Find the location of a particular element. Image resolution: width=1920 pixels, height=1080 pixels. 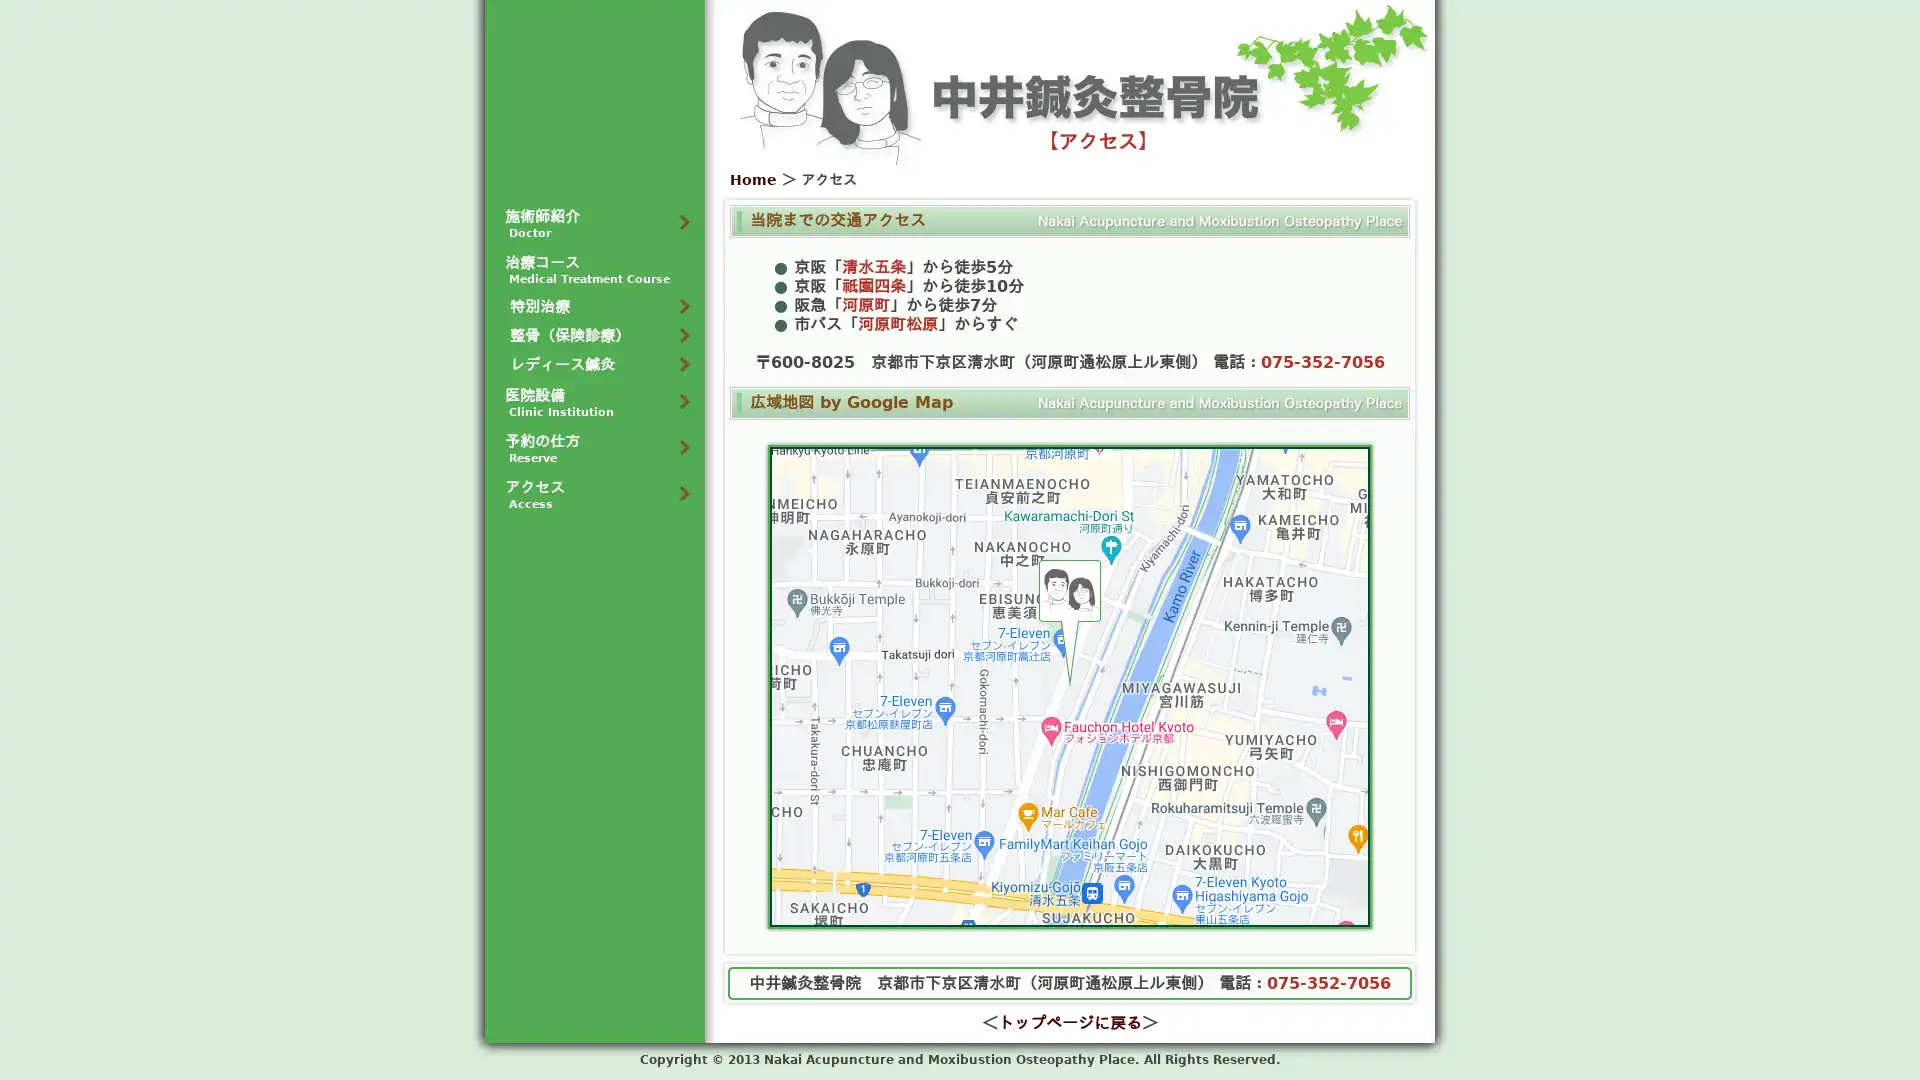

Zoom in is located at coordinates (1338, 840).